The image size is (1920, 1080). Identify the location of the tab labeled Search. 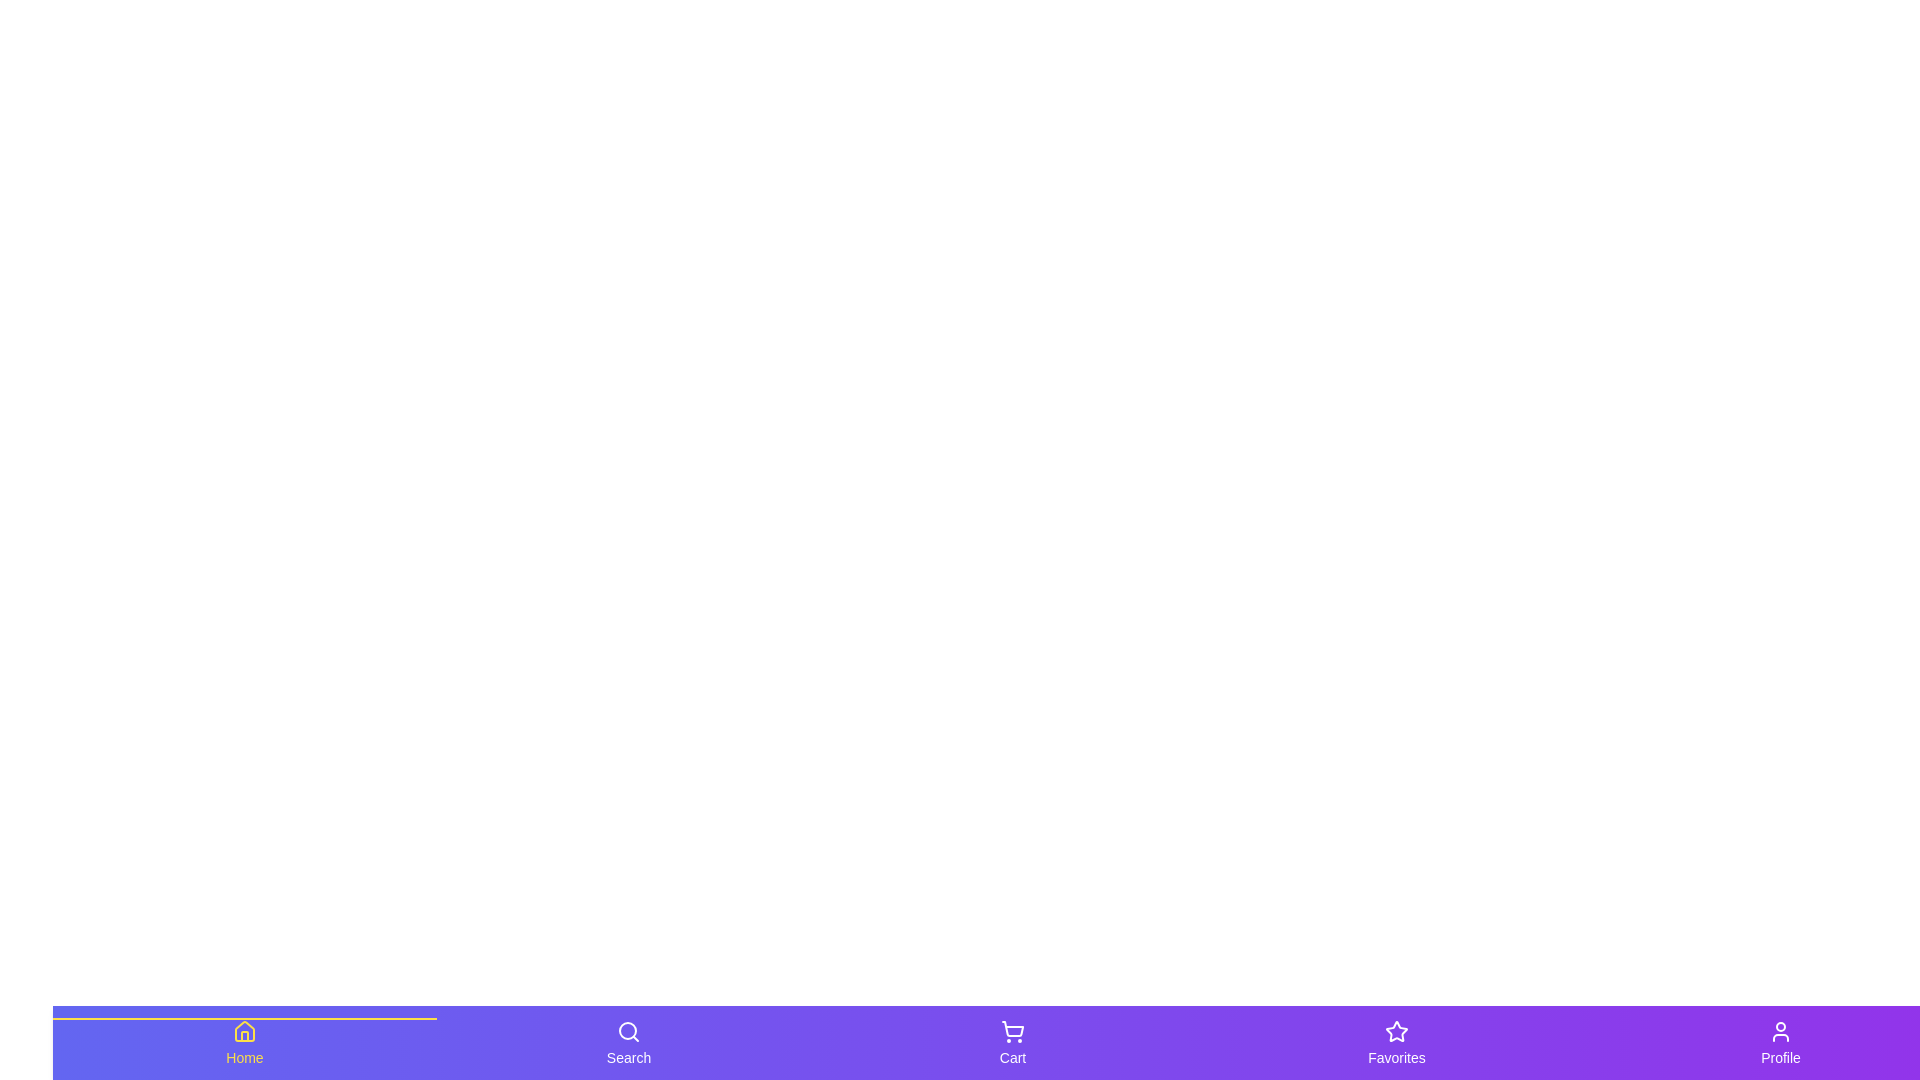
(627, 1041).